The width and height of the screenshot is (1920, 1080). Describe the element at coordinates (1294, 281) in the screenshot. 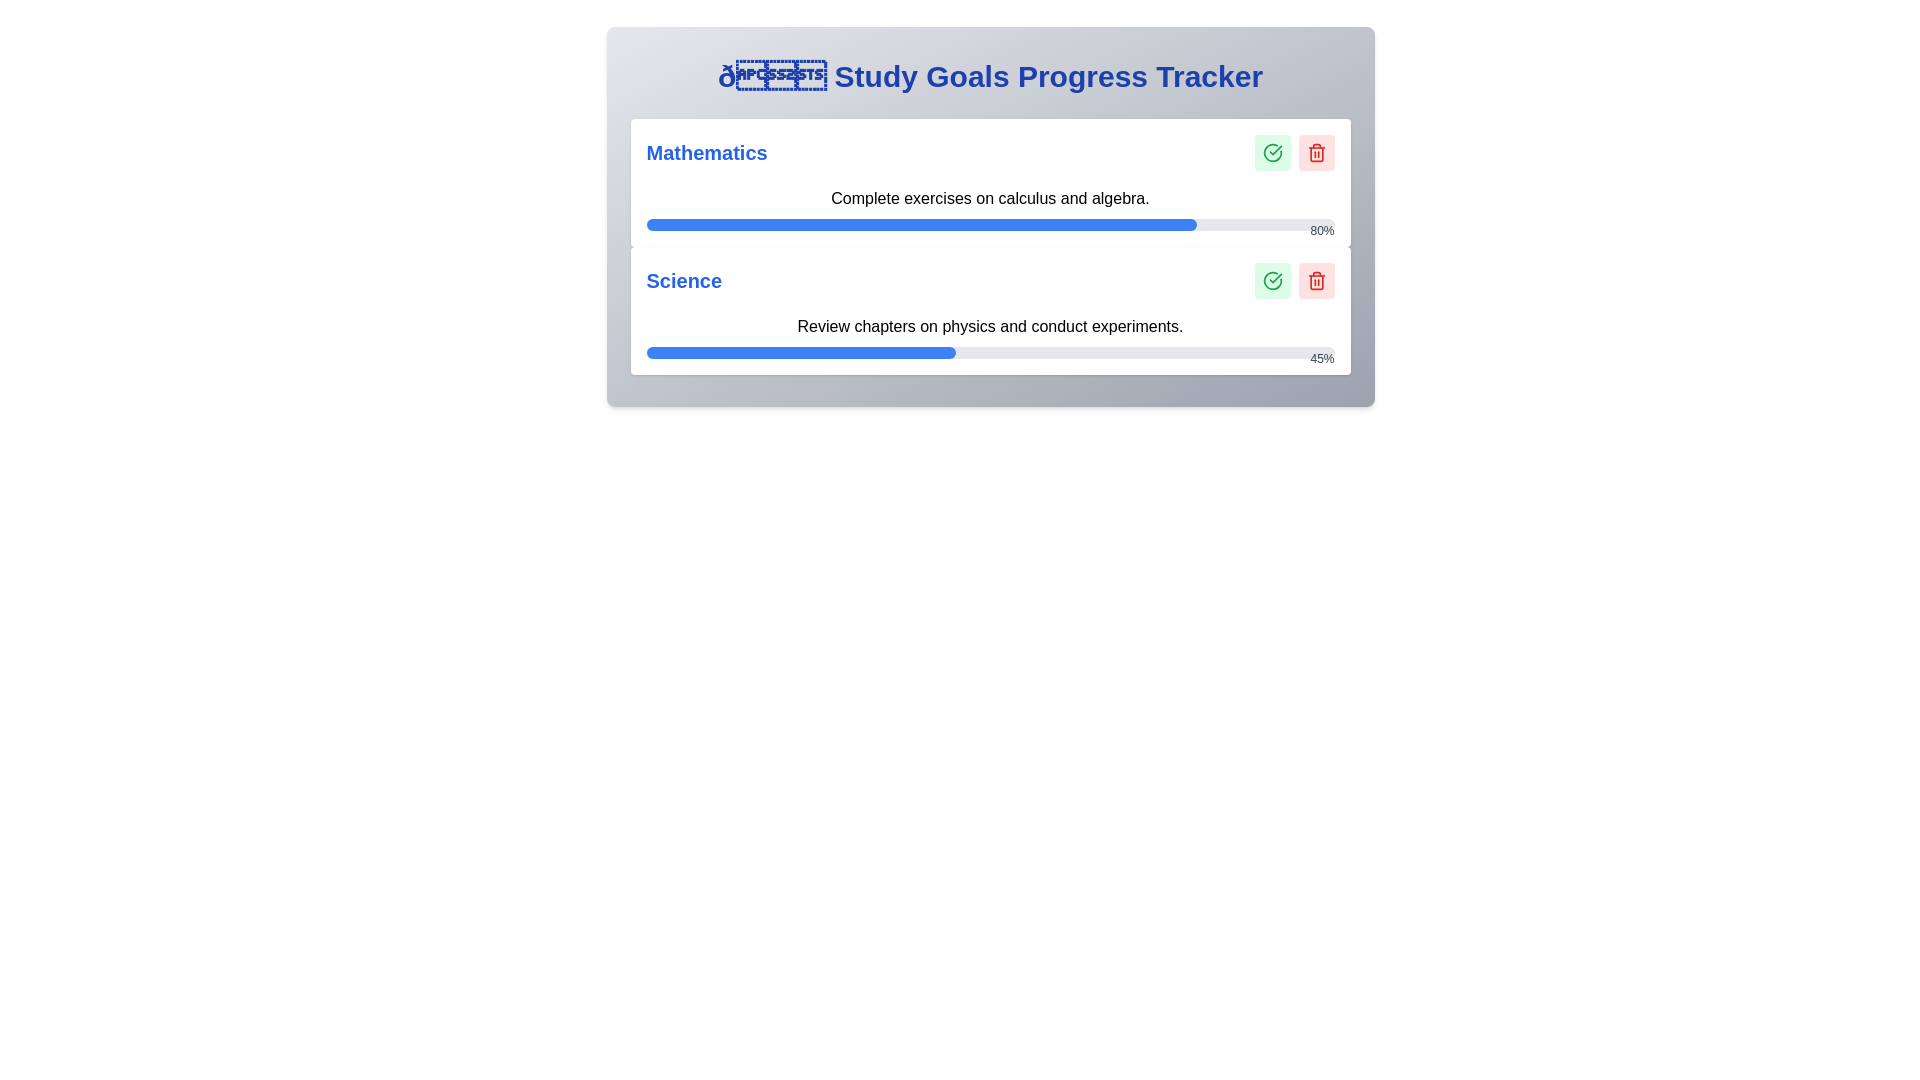

I see `the dual-button group for the 'Science' task in the 'Study Goals Progress Tracker' interface` at that location.